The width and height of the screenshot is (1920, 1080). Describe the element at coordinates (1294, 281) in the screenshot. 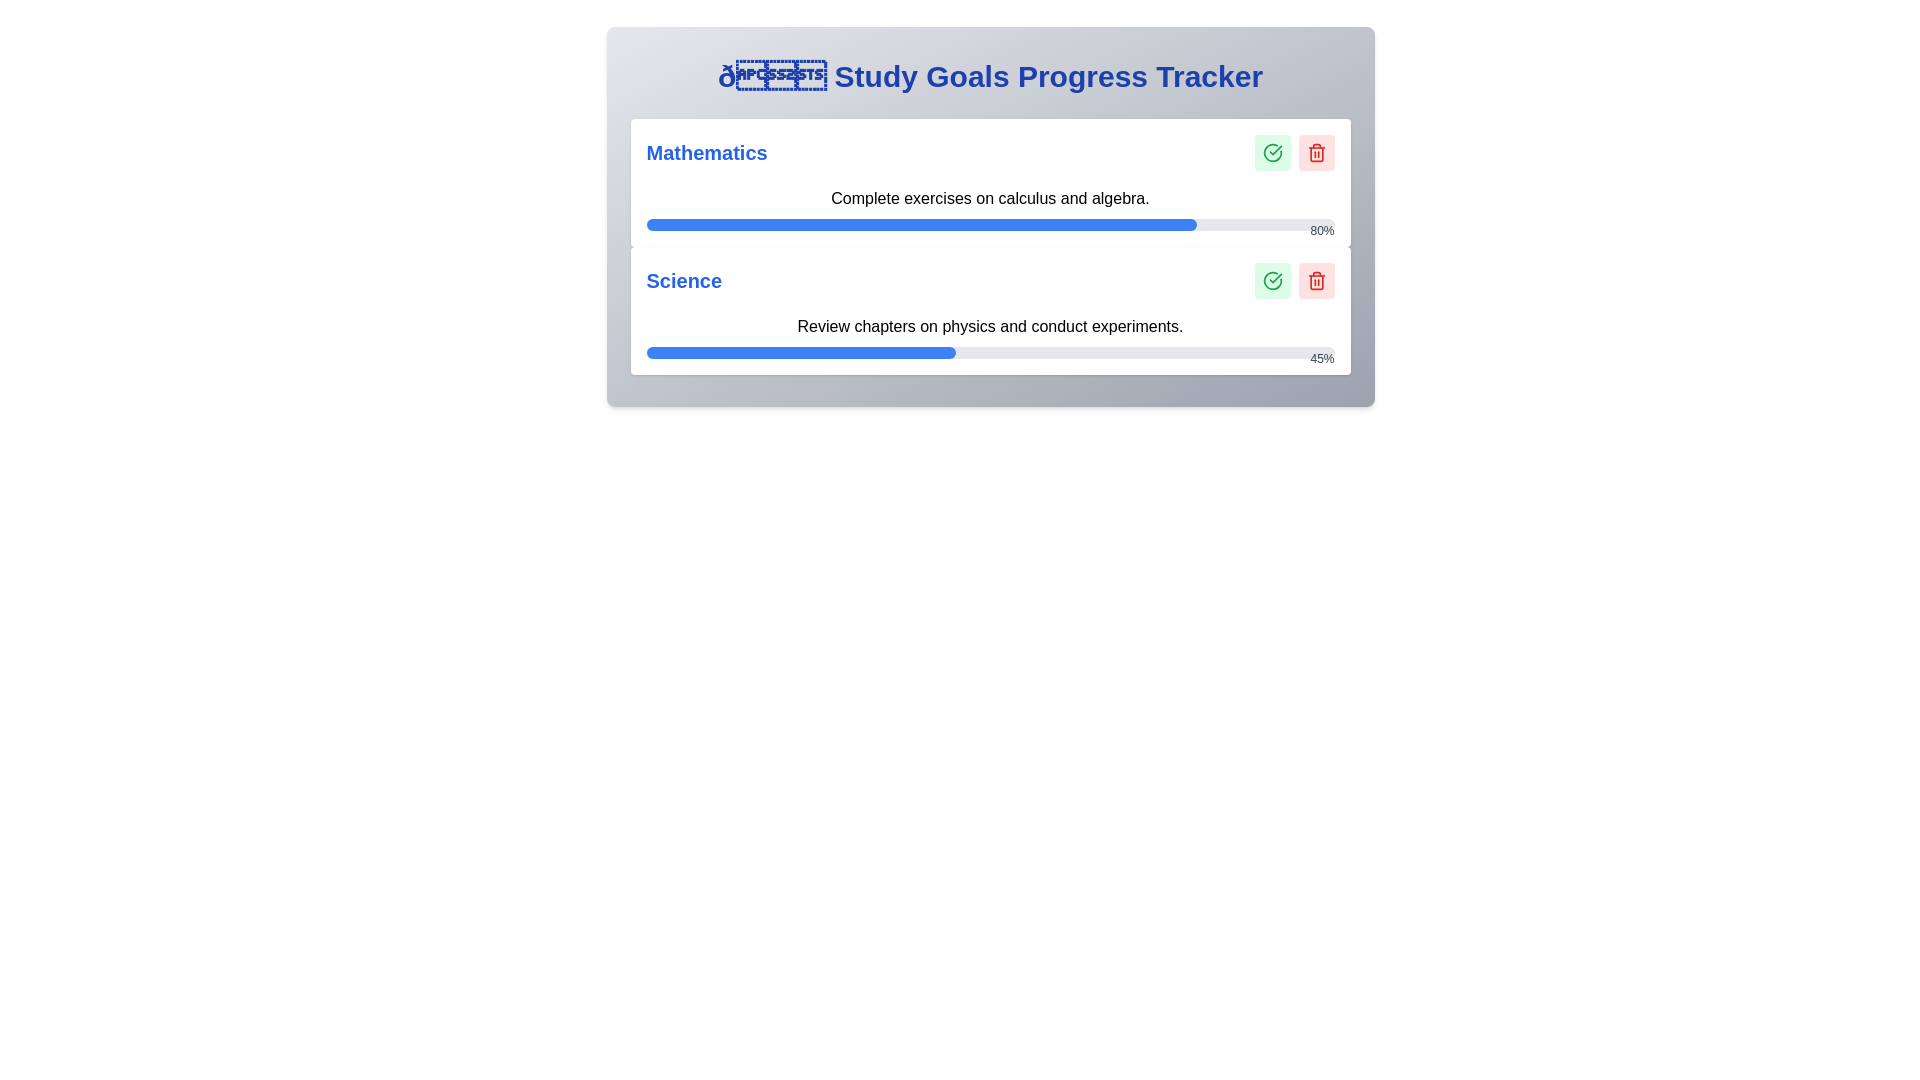

I see `the dual-button group for the 'Science' task in the 'Study Goals Progress Tracker' interface` at that location.